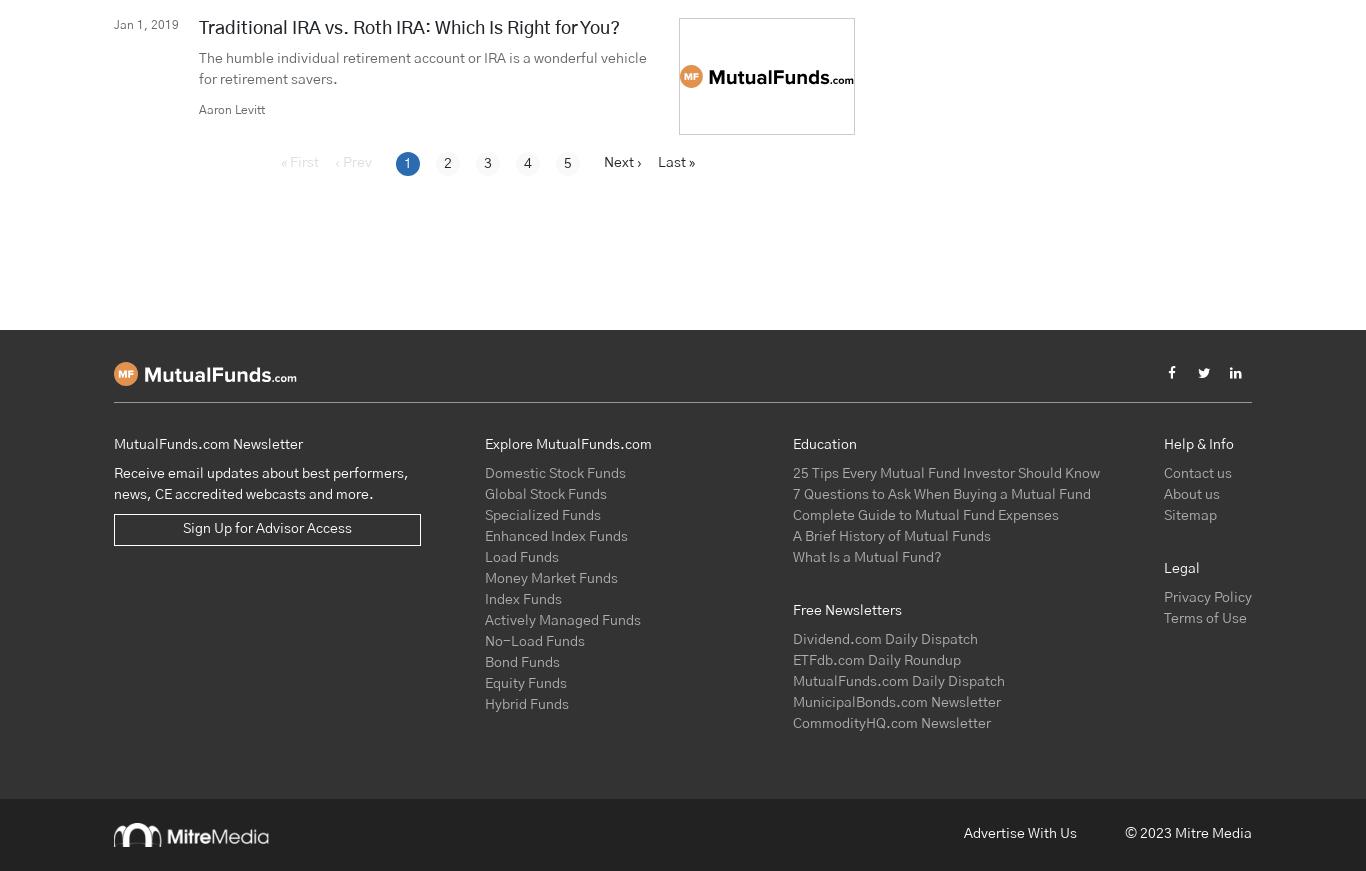  I want to click on 'Education', so click(822, 444).